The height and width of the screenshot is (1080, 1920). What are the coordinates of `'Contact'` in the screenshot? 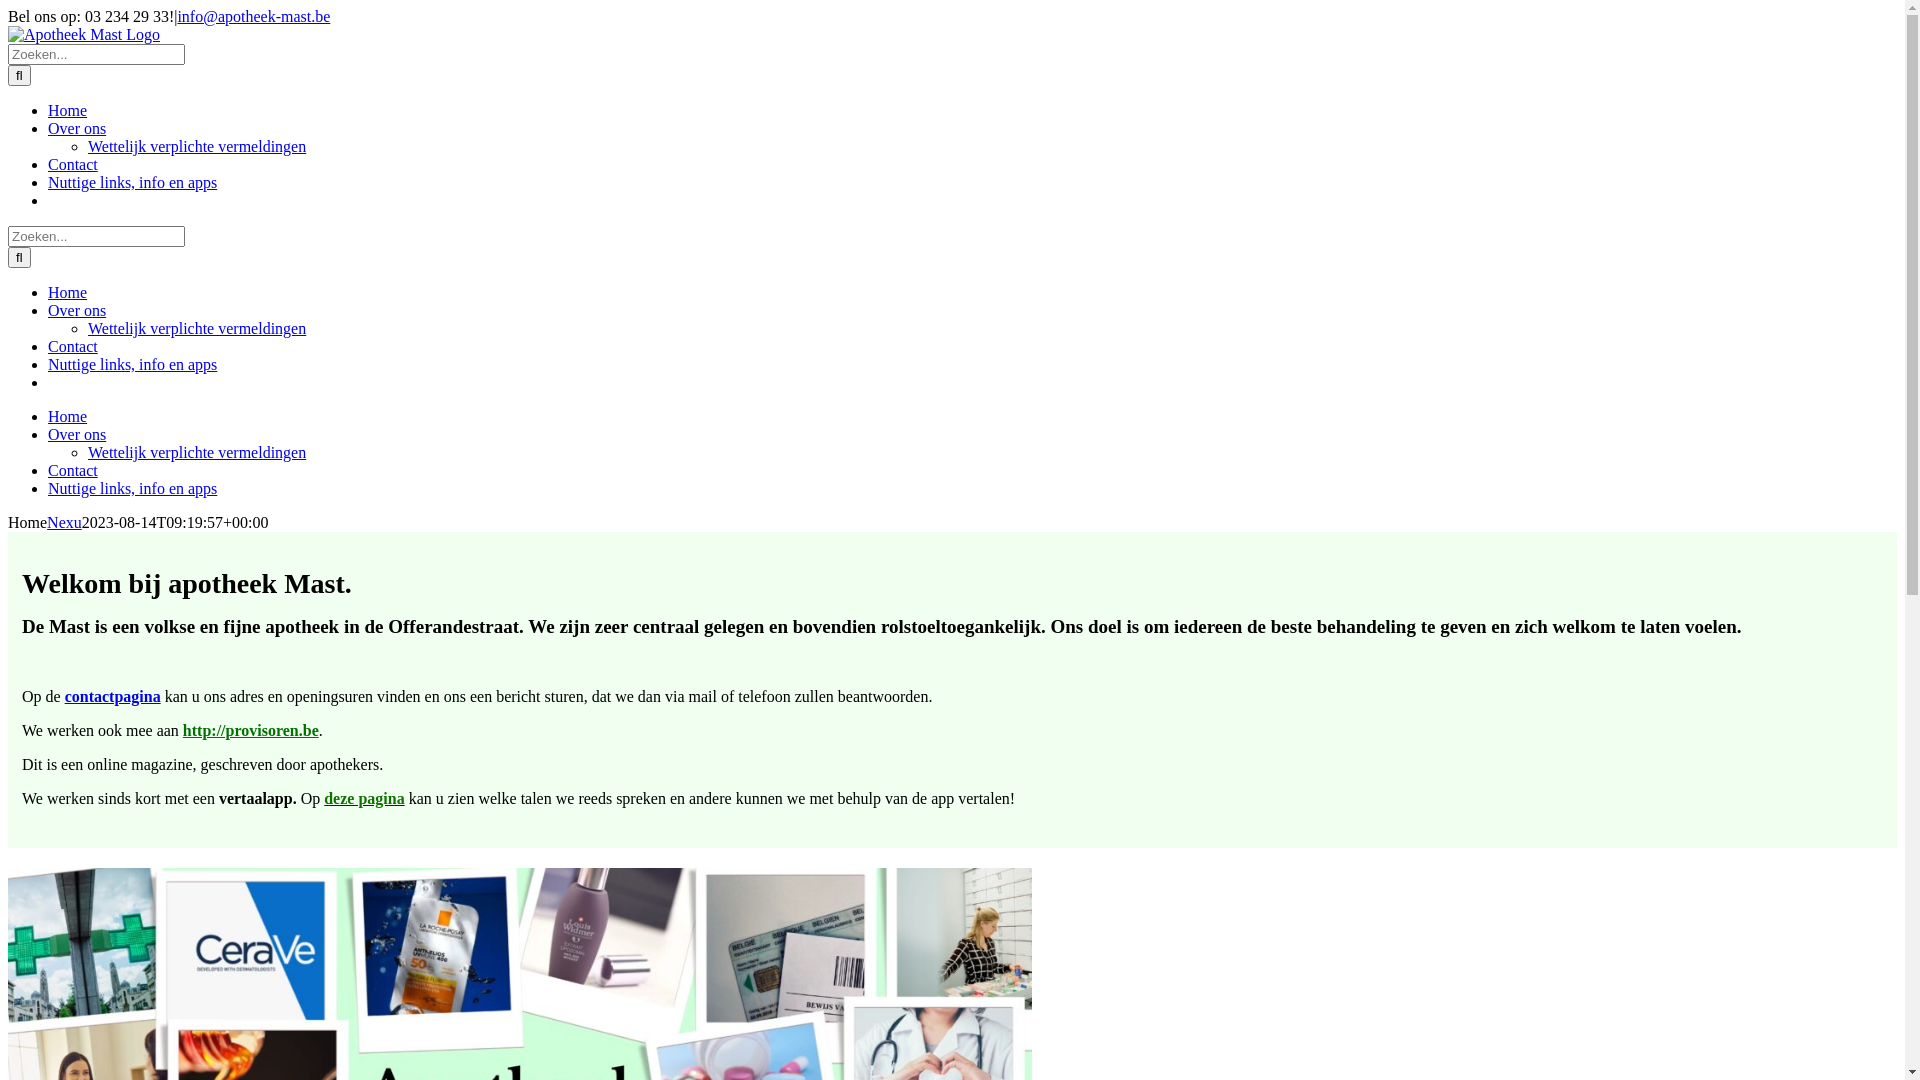 It's located at (72, 345).